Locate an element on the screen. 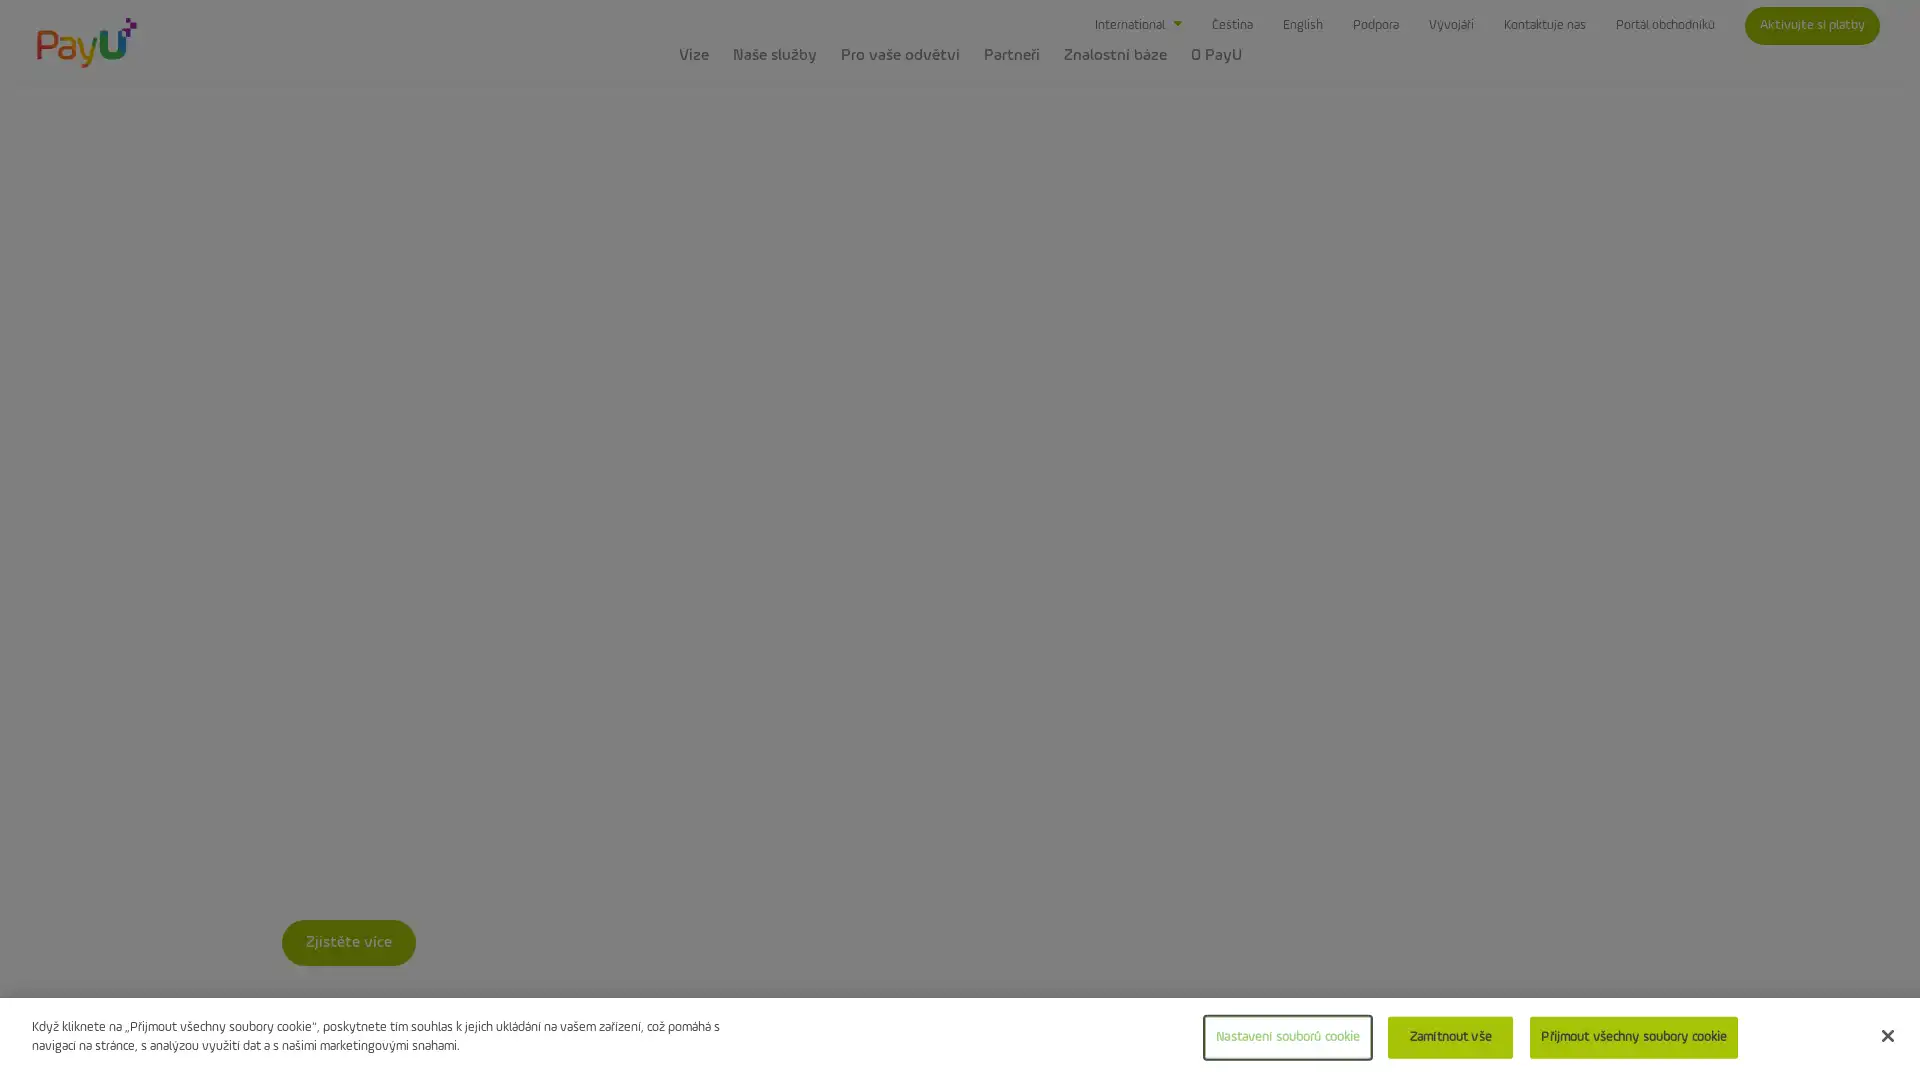 The width and height of the screenshot is (1920, 1080). Nastaveni souboru cookie is located at coordinates (1287, 1036).